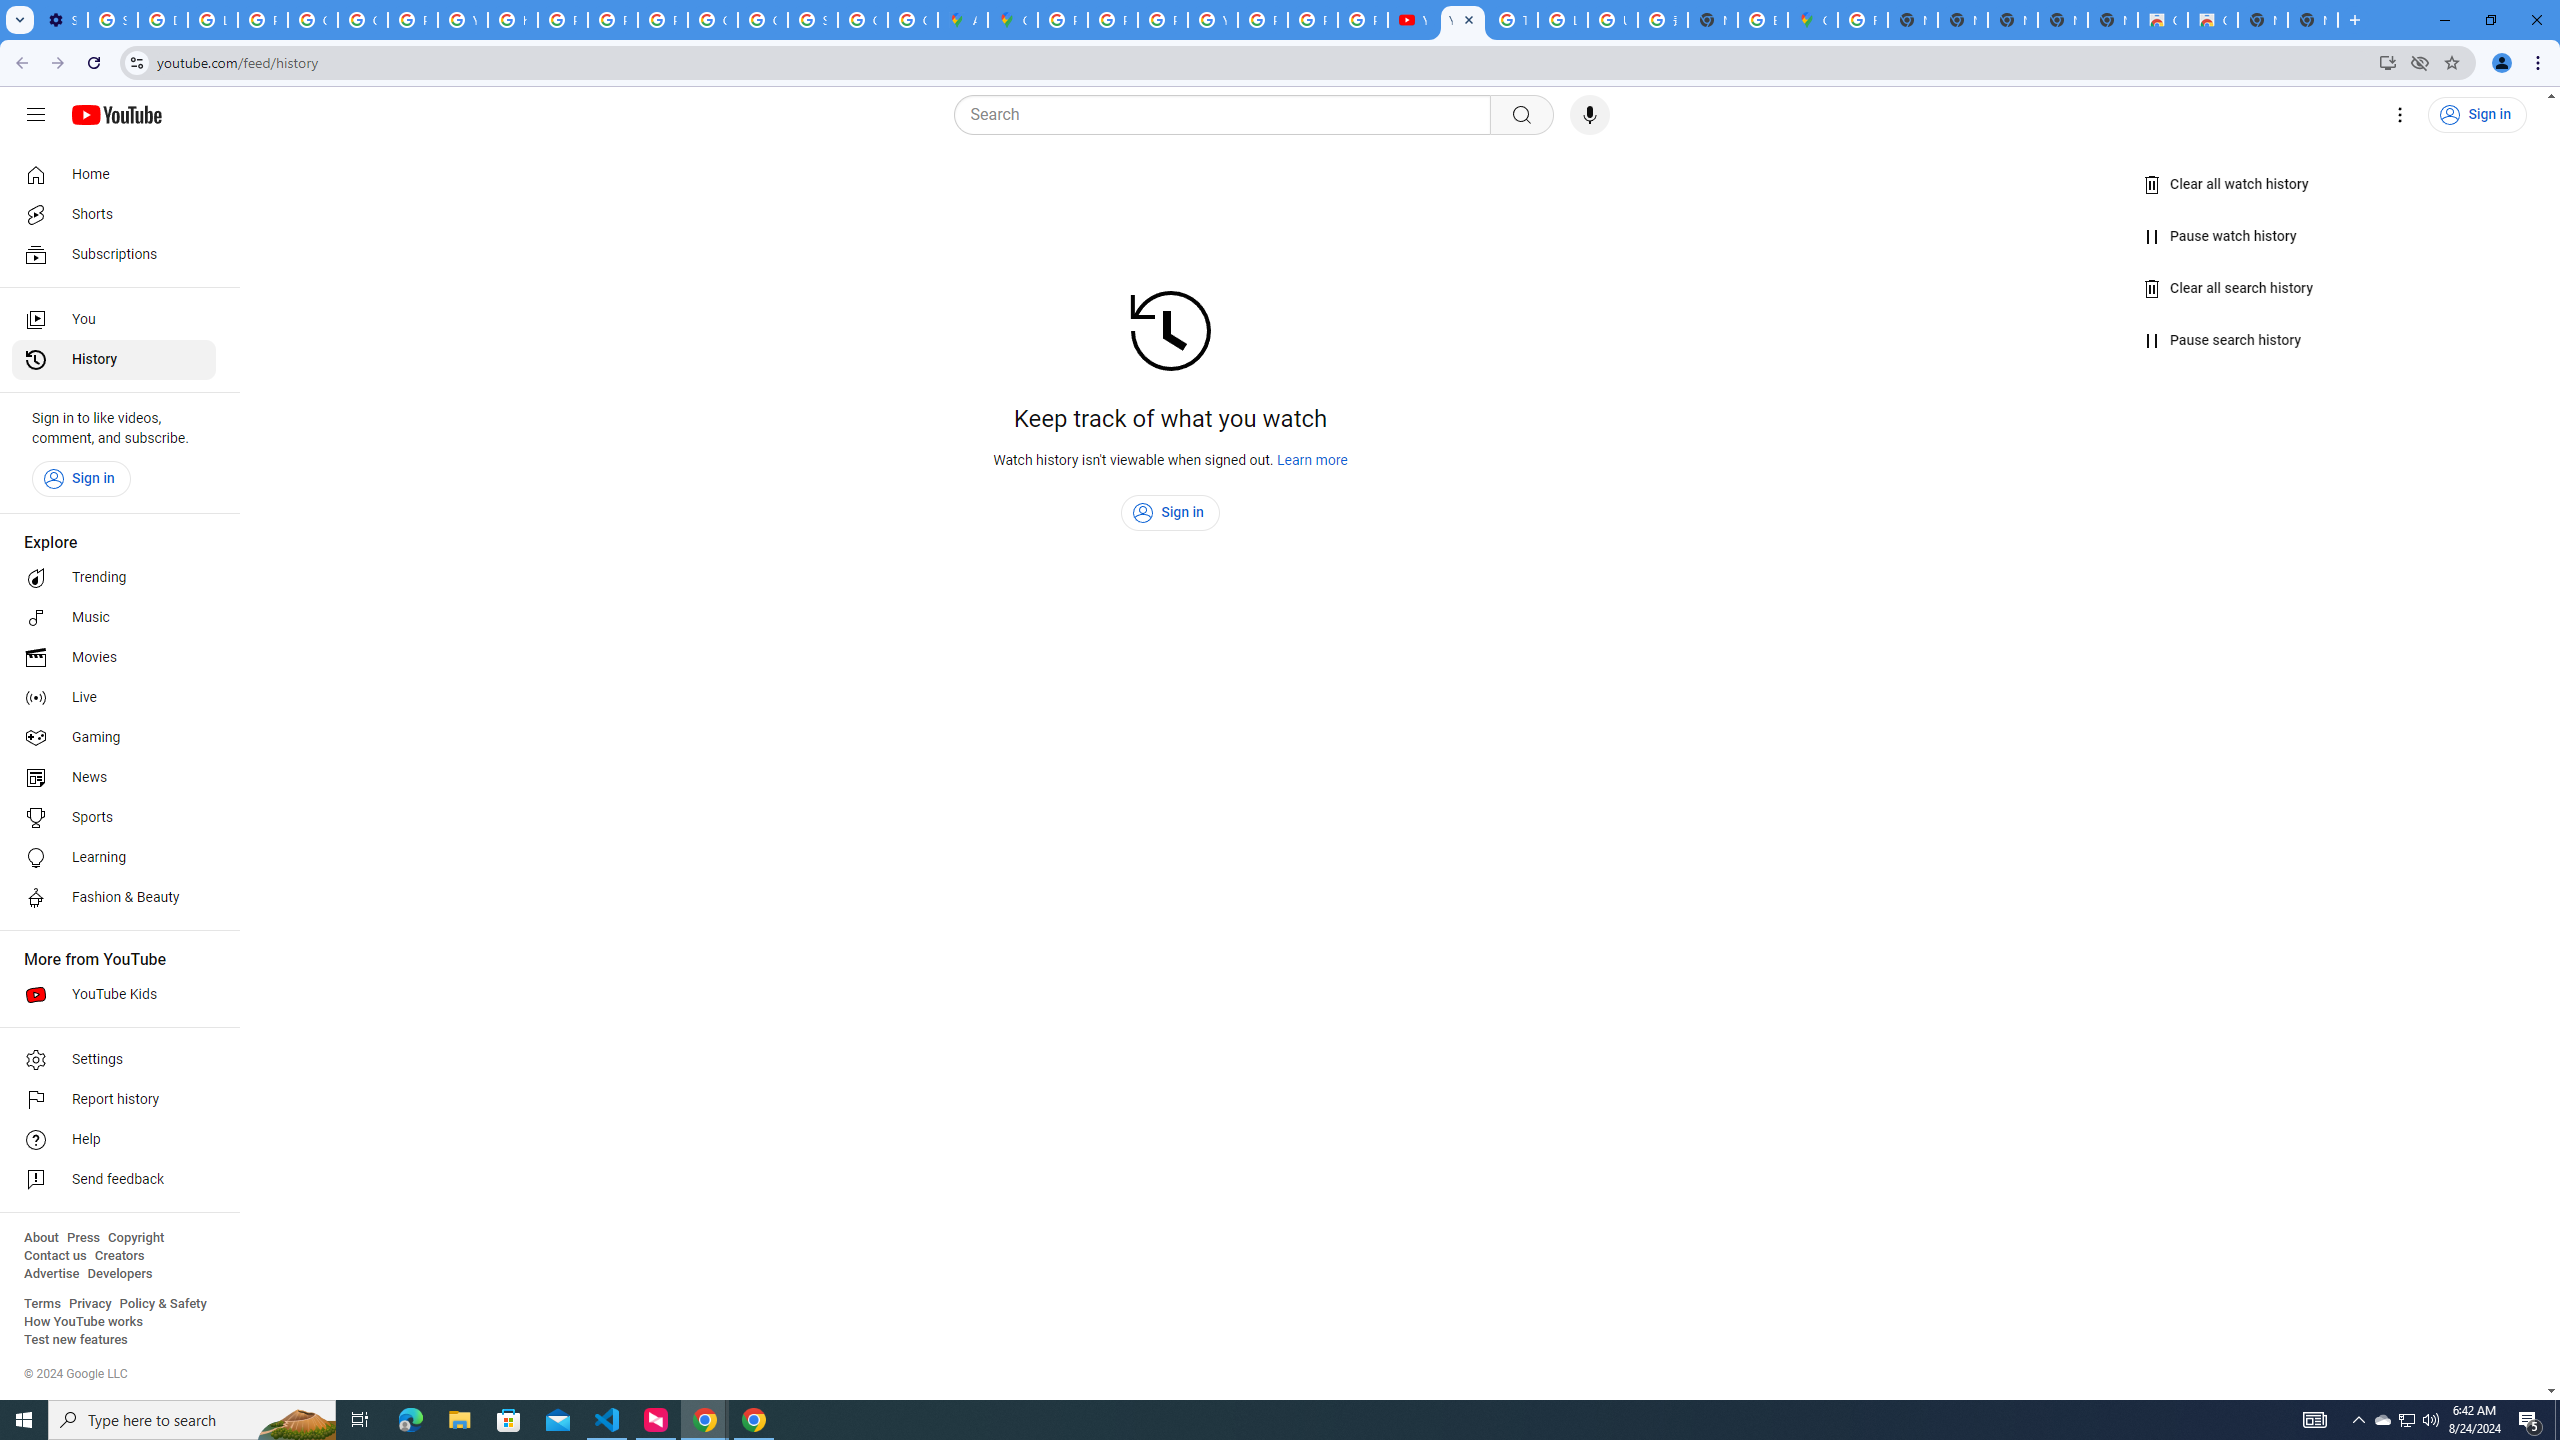 This screenshot has height=1440, width=2560. Describe the element at coordinates (74, 1338) in the screenshot. I see `'Test new features'` at that location.